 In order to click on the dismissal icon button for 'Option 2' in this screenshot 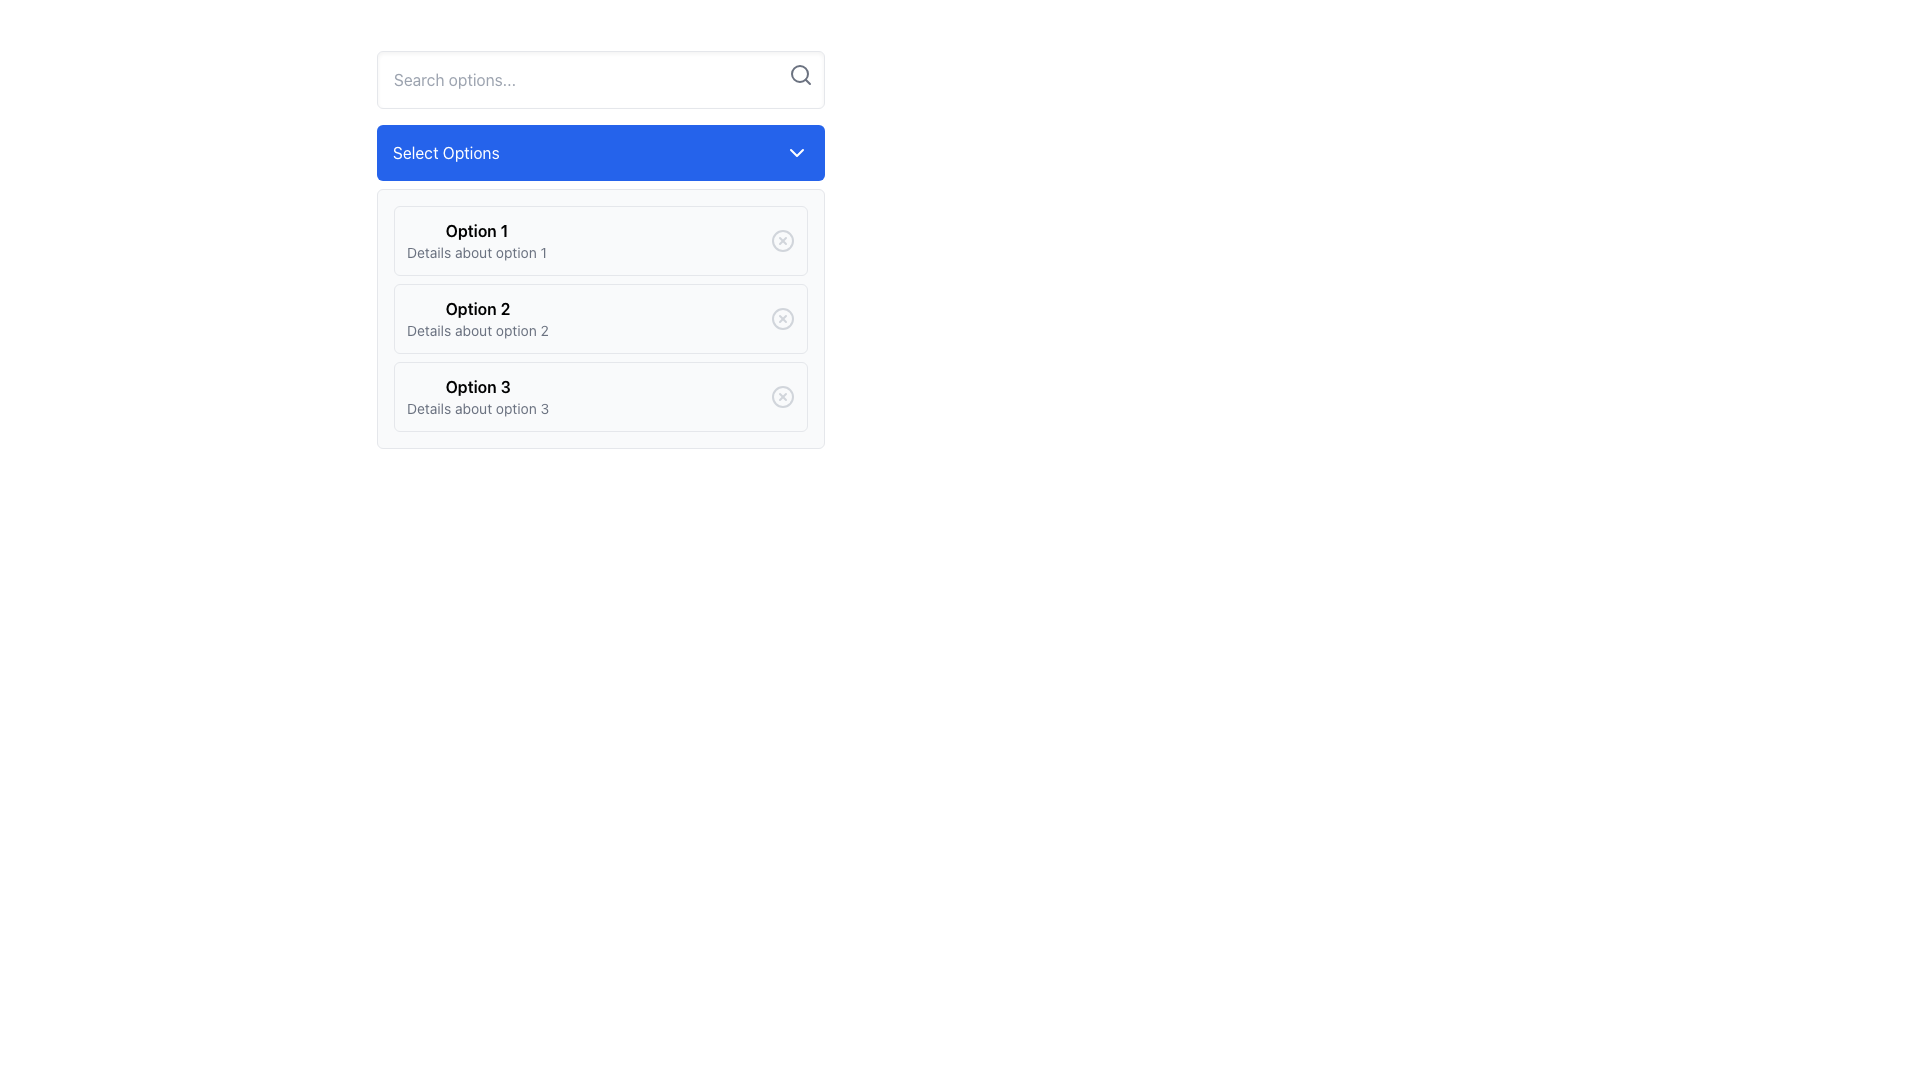, I will do `click(781, 318)`.